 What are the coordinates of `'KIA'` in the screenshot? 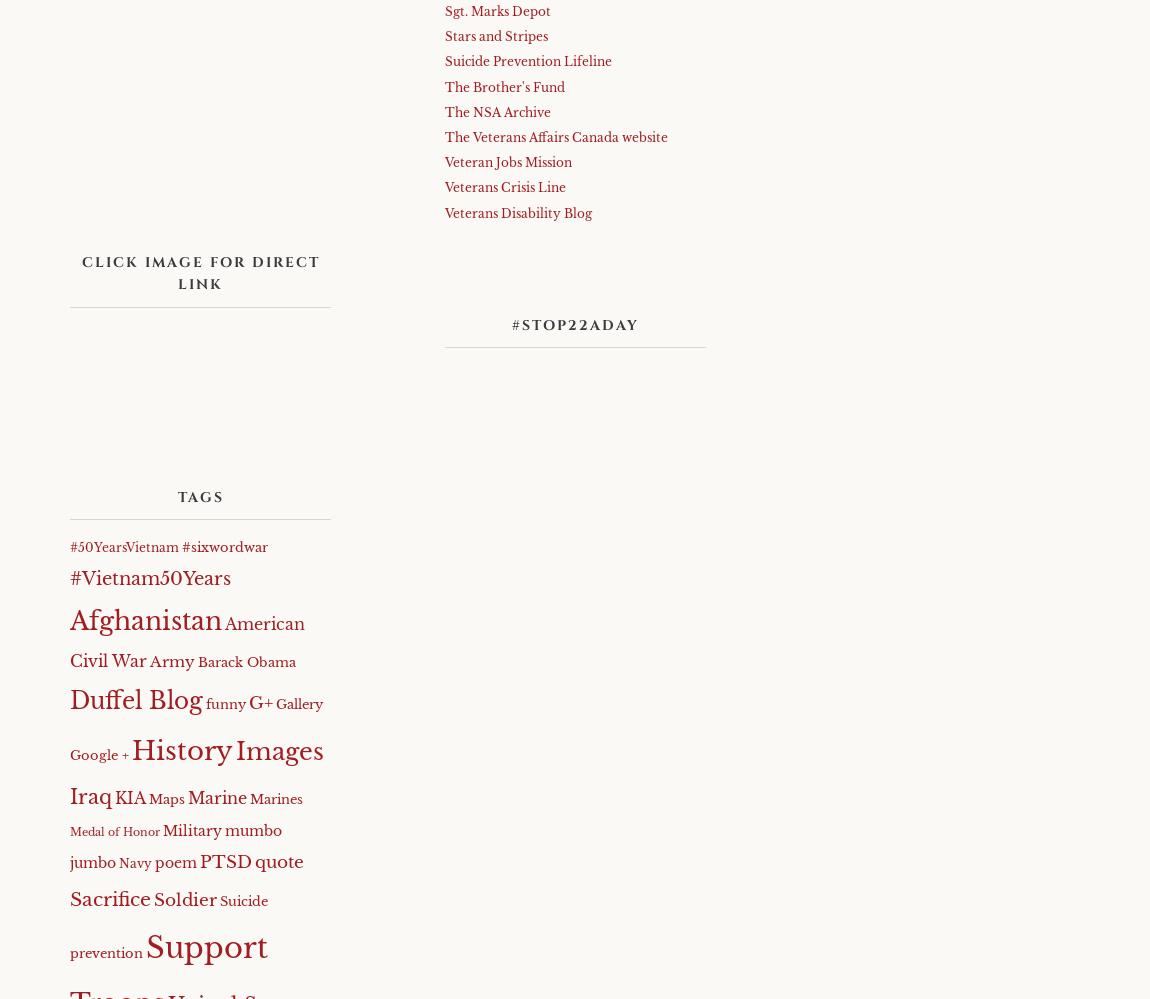 It's located at (129, 798).